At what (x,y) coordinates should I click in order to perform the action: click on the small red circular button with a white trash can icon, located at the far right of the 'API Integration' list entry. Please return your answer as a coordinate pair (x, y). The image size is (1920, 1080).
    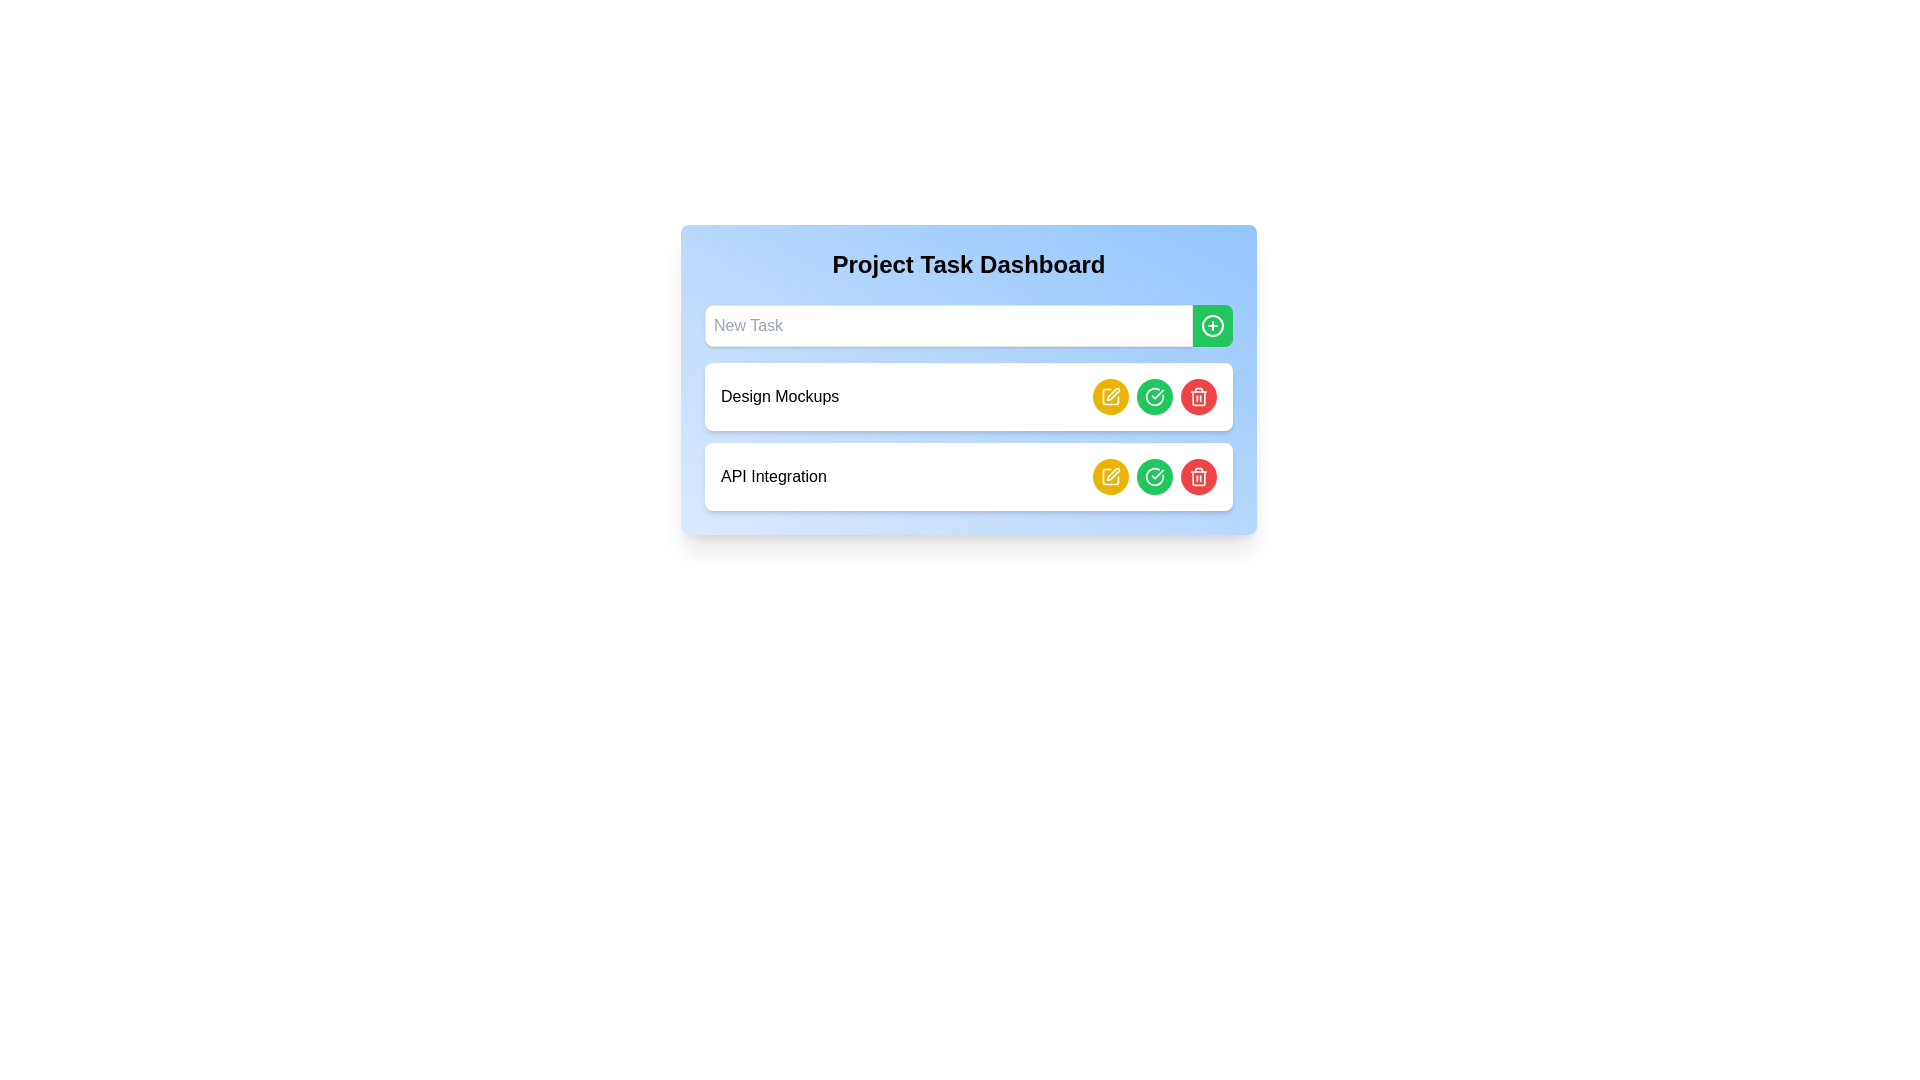
    Looking at the image, I should click on (1199, 397).